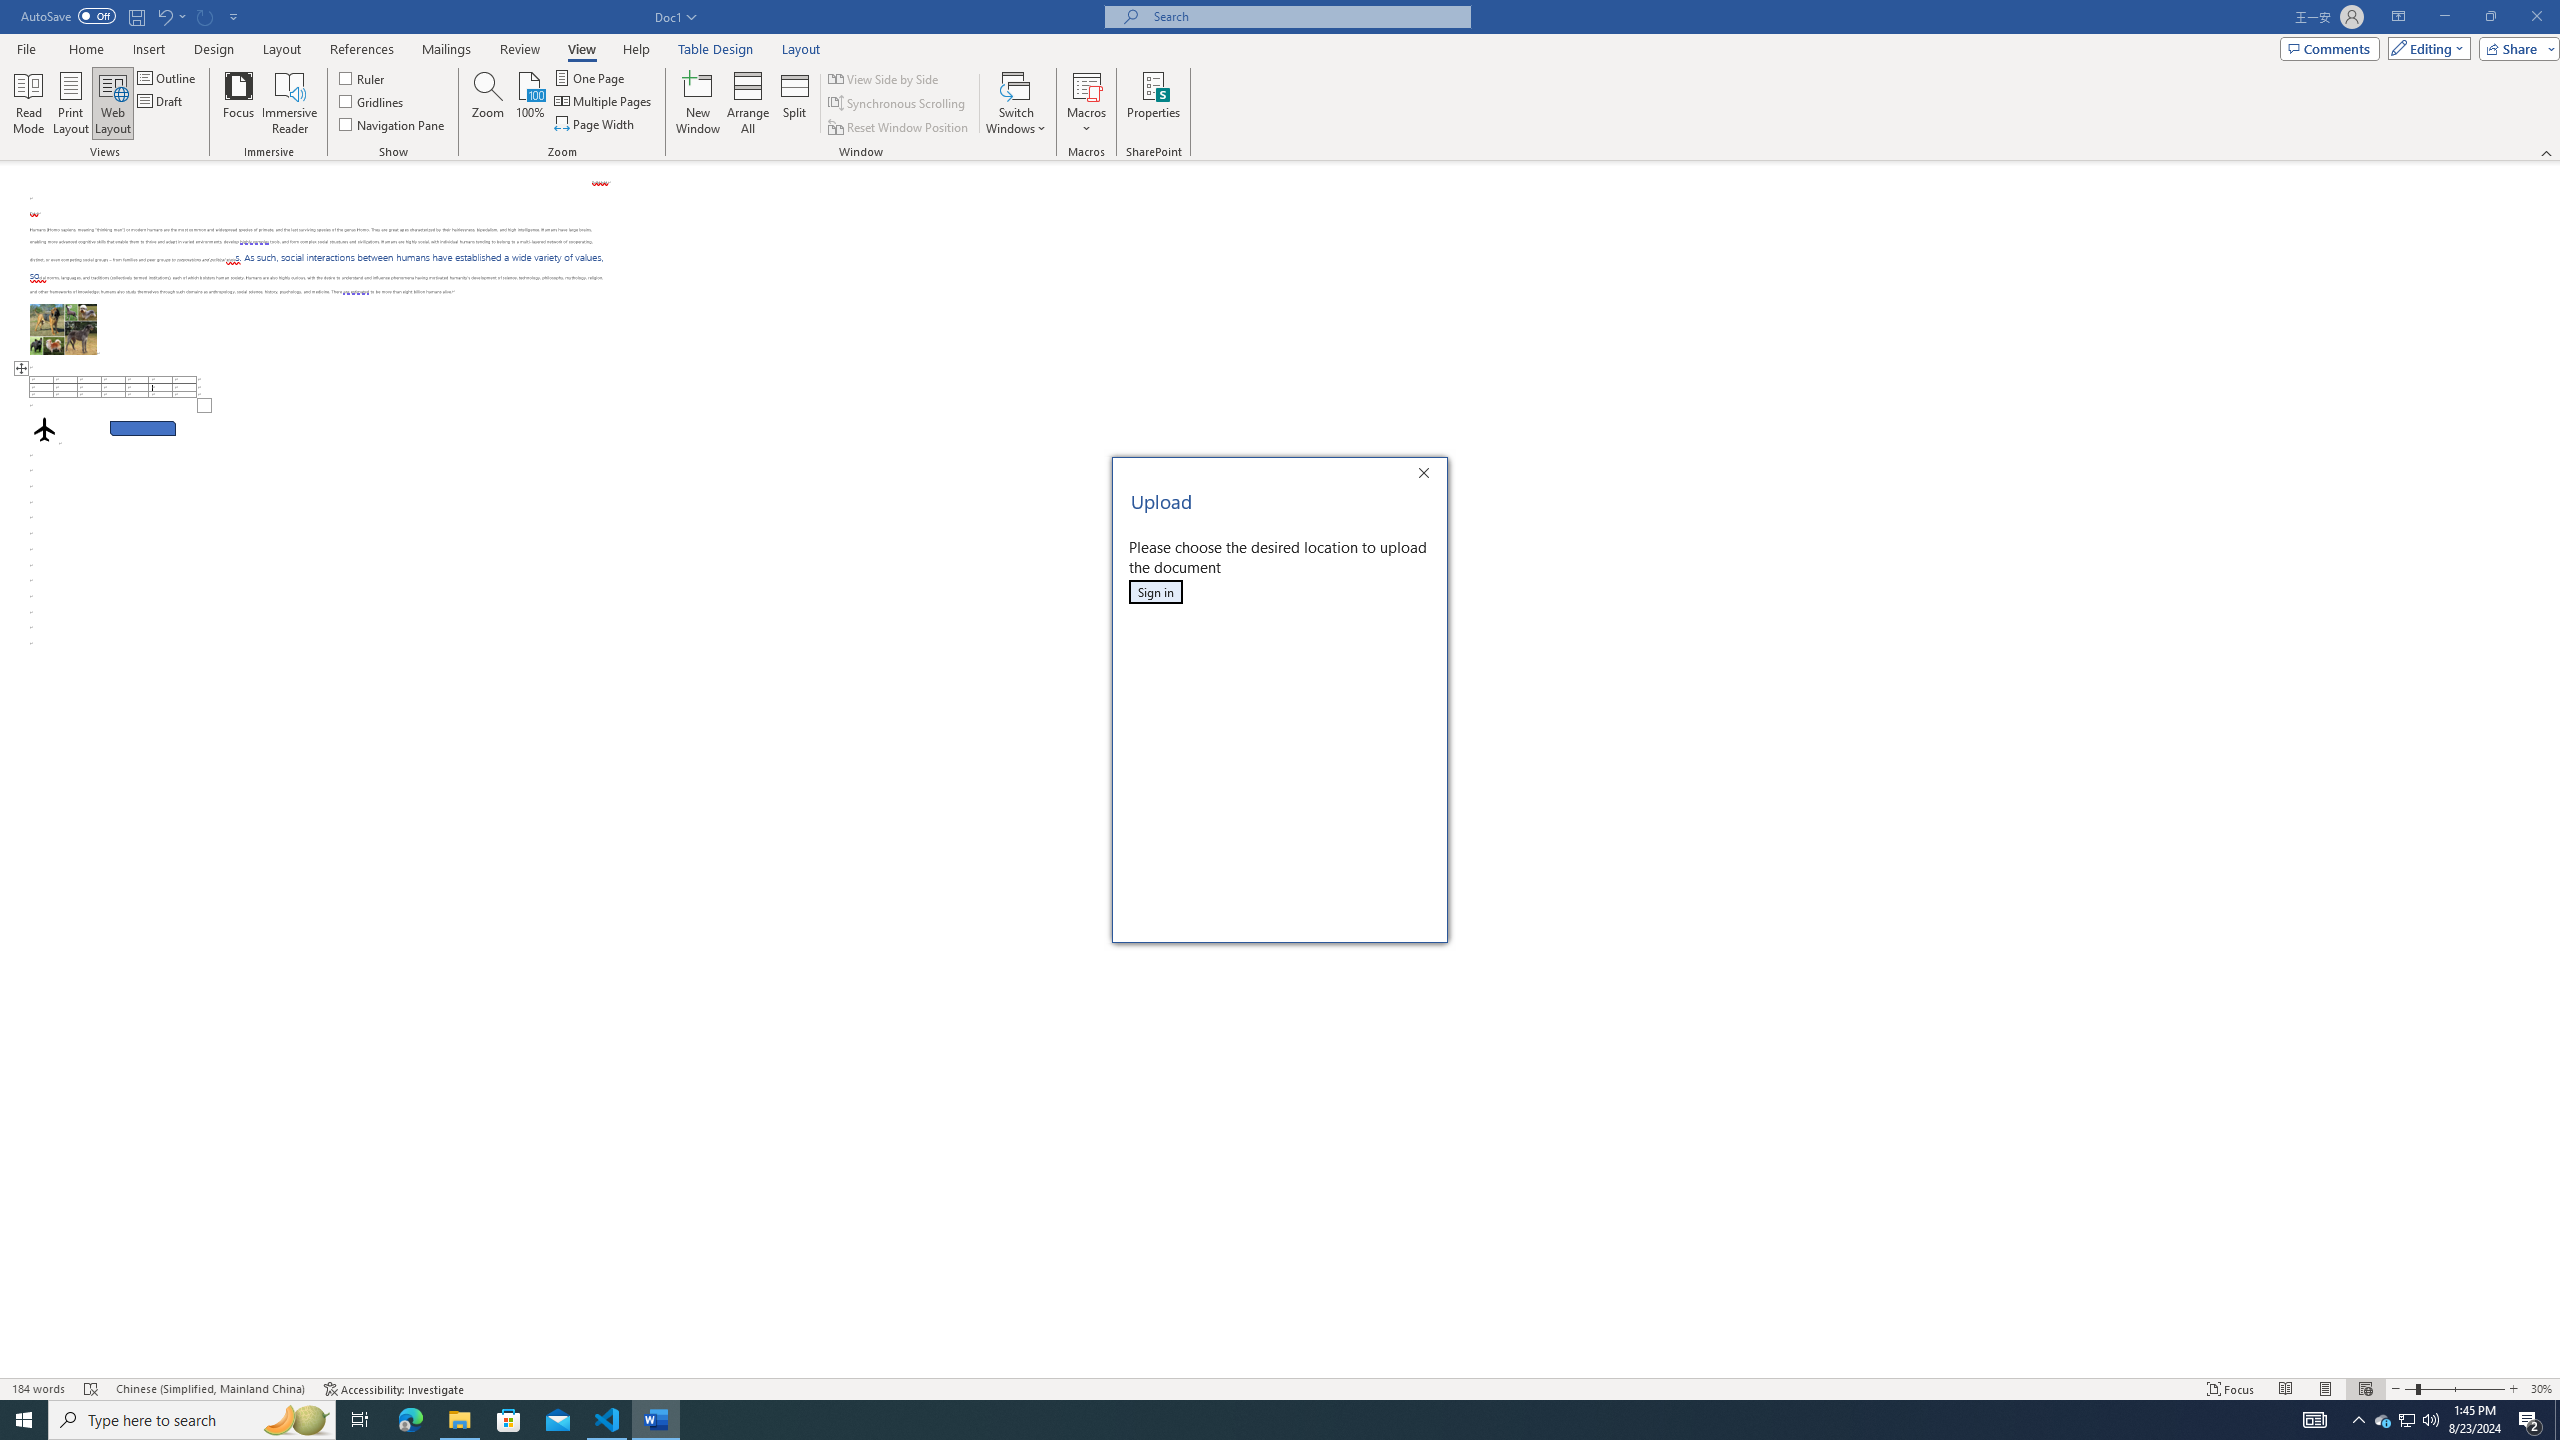 This screenshot has height=1440, width=2560. I want to click on 'Zoom...', so click(486, 103).